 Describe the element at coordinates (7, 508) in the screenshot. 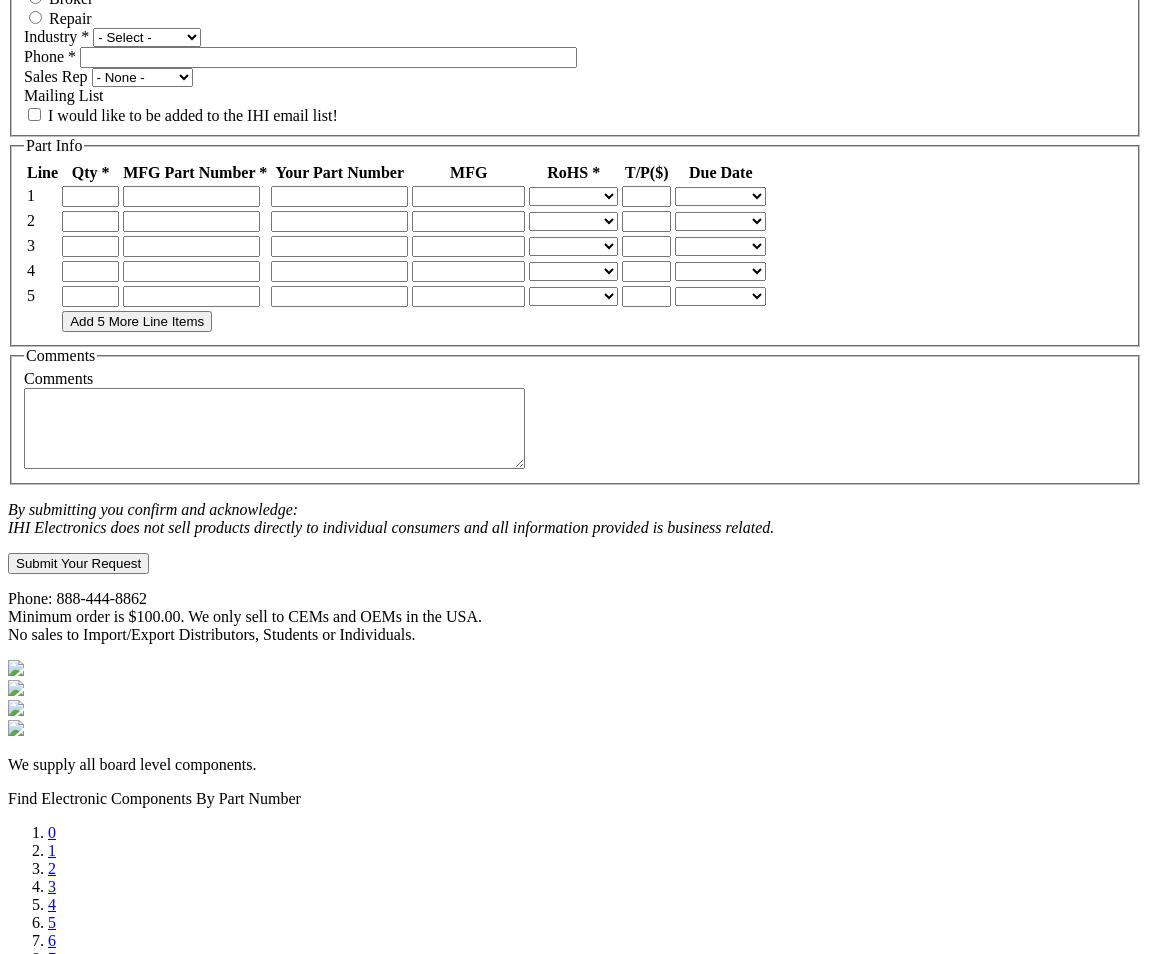

I see `'By submitting you confirm and acknowledge:'` at that location.